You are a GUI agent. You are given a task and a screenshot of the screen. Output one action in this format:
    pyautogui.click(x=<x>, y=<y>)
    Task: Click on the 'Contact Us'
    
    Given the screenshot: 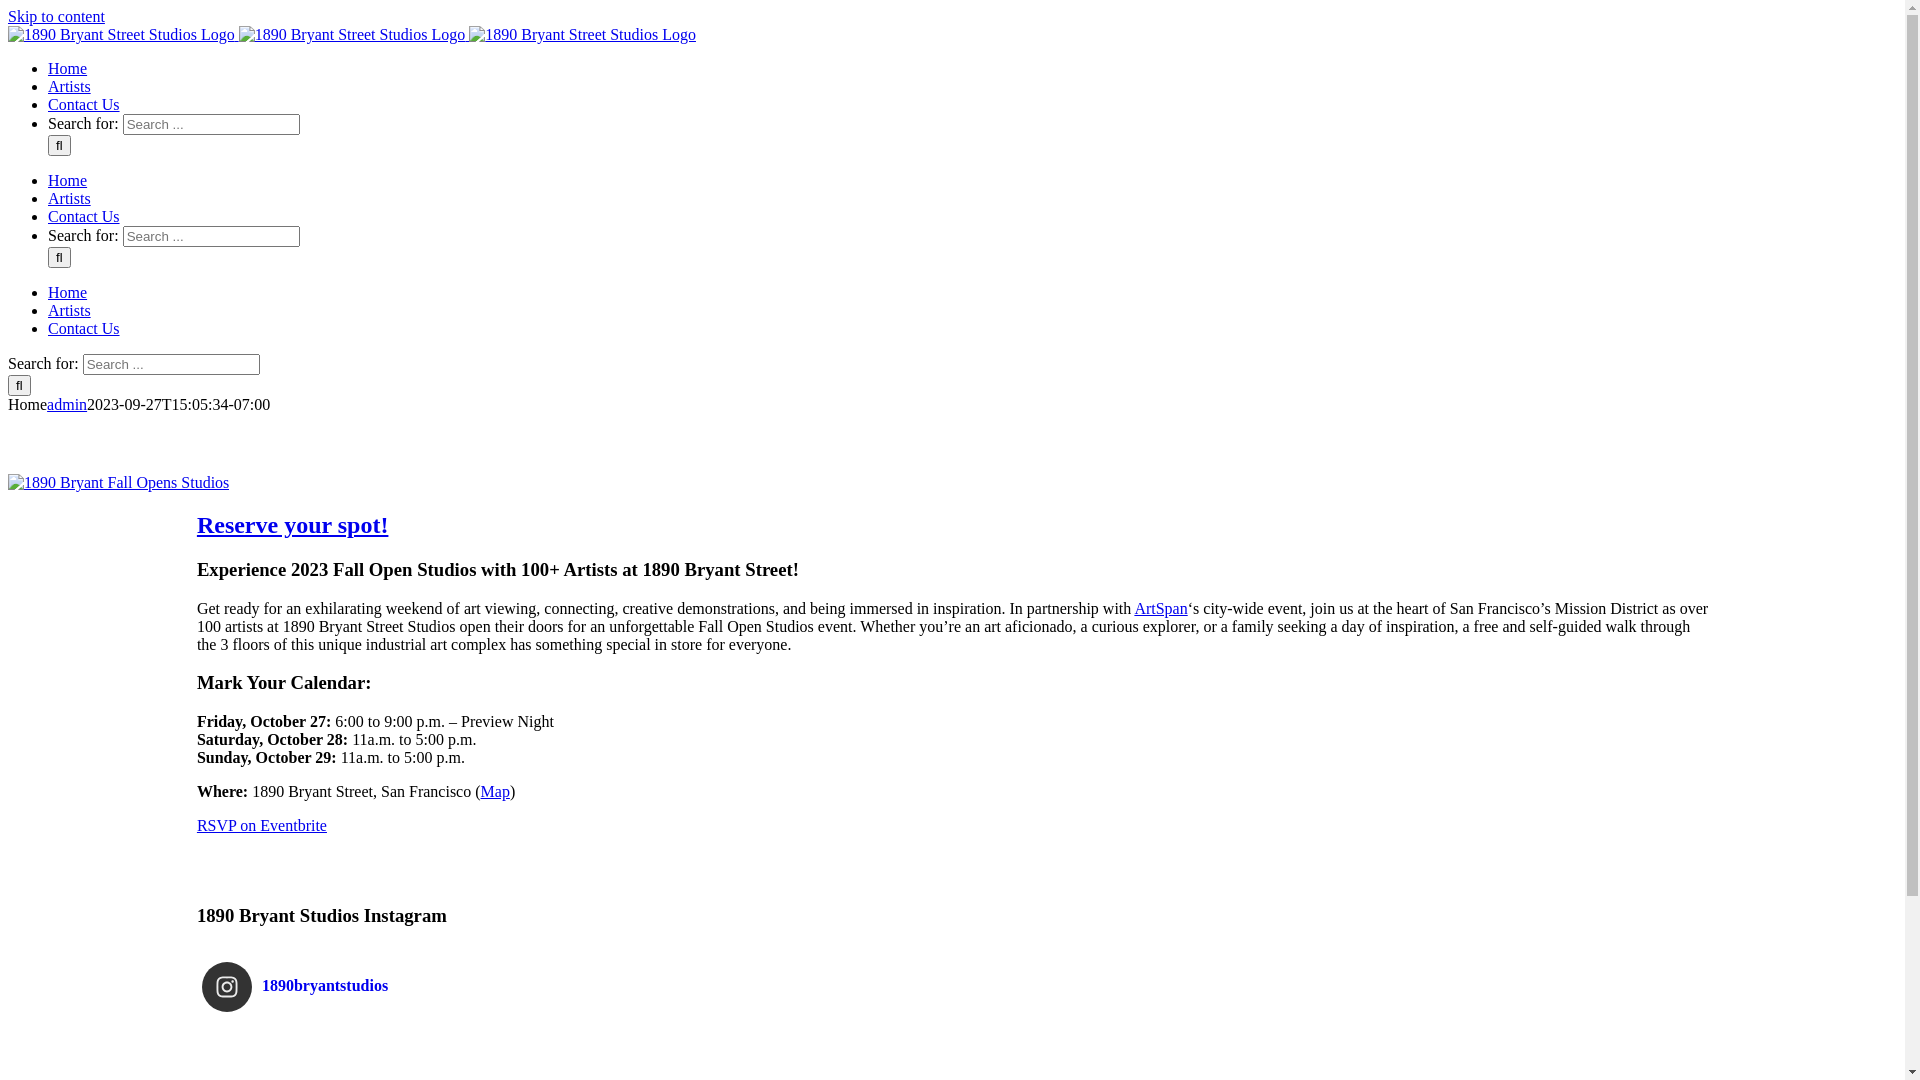 What is the action you would take?
    pyautogui.click(x=82, y=104)
    